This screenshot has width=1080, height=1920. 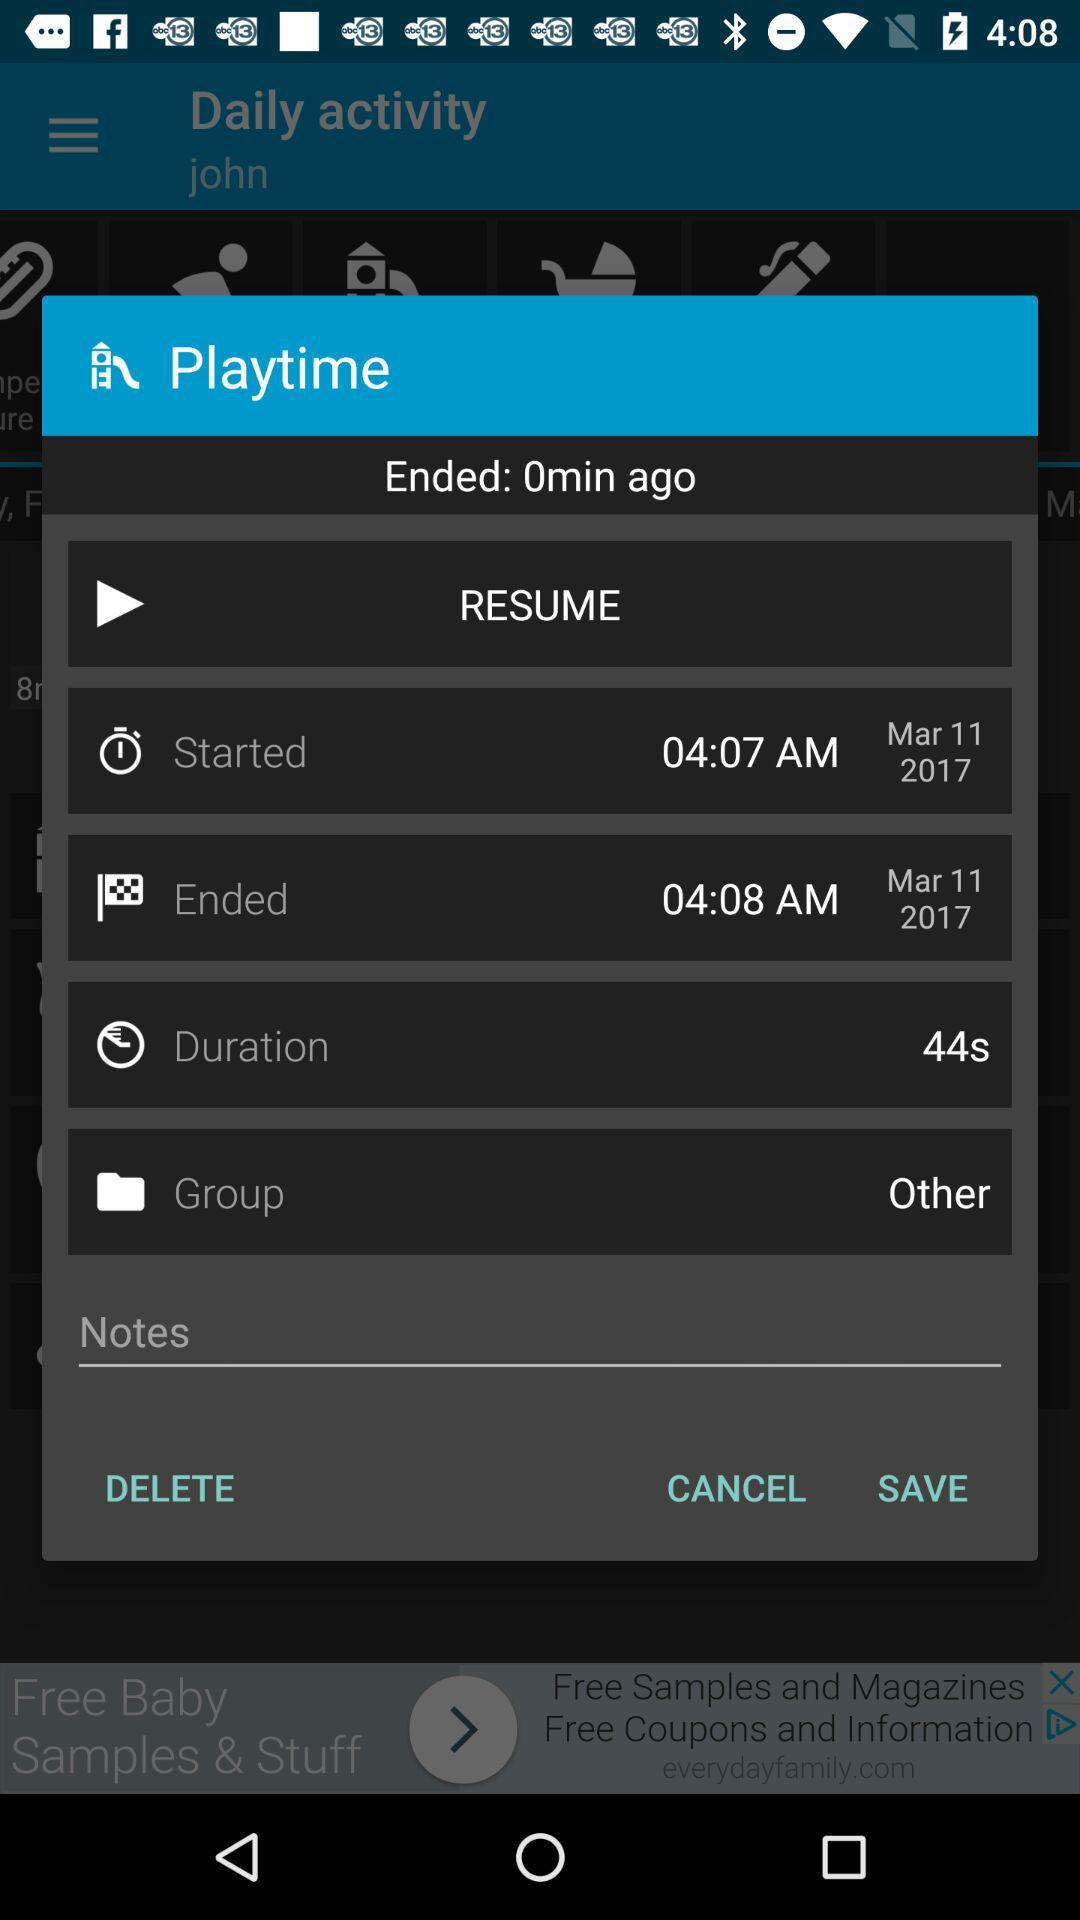 I want to click on icon next to the cancel, so click(x=168, y=1487).